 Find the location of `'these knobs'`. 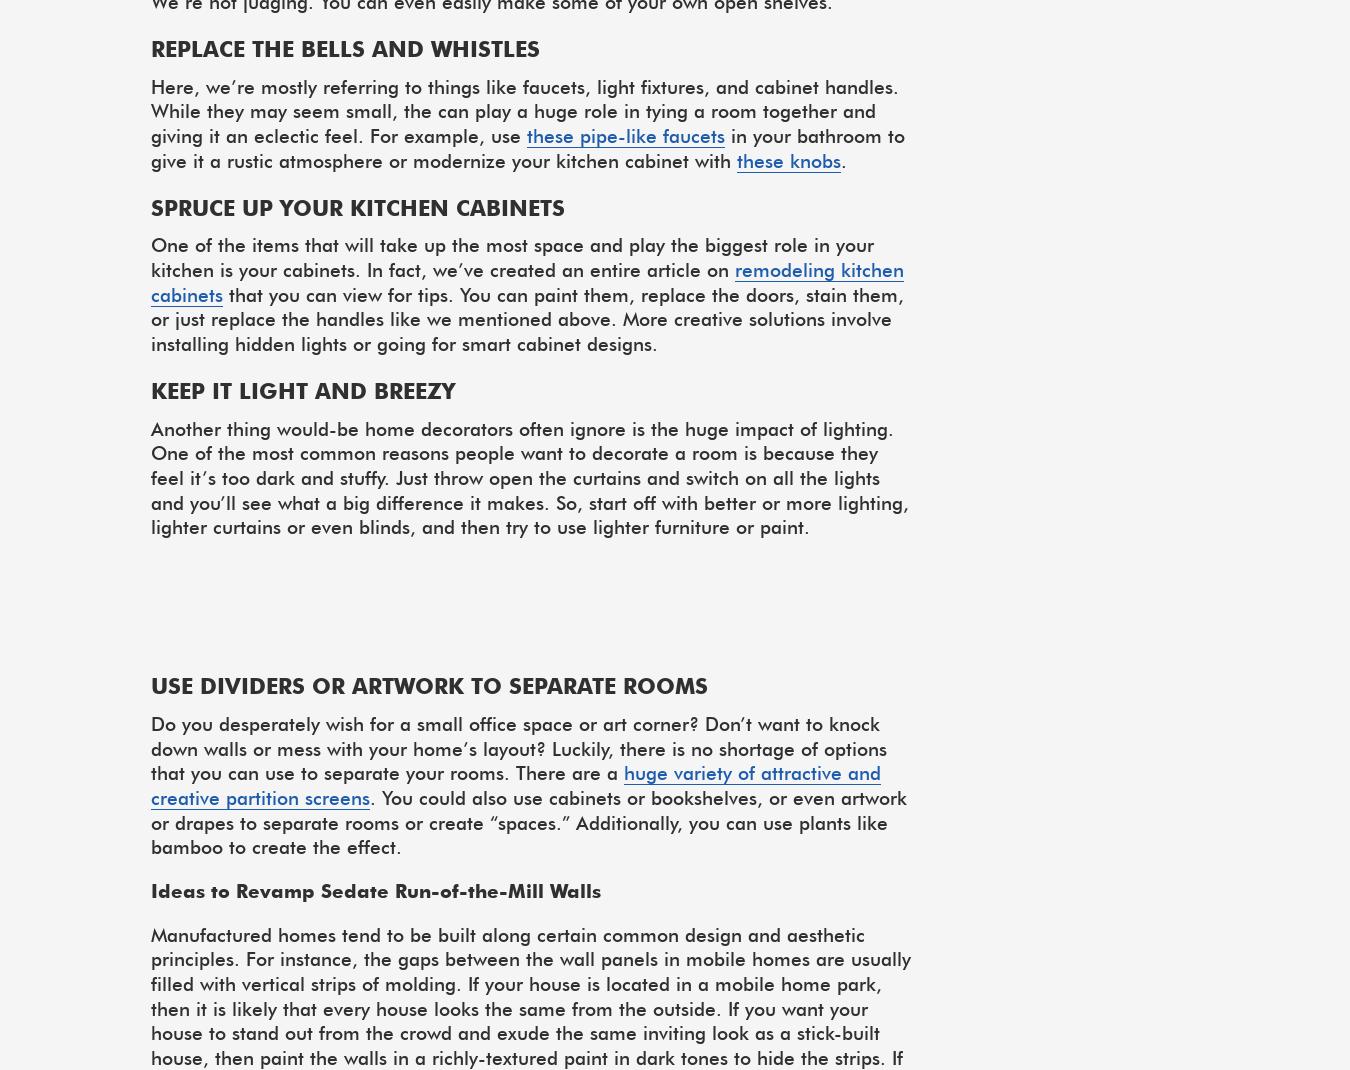

'these knobs' is located at coordinates (735, 159).